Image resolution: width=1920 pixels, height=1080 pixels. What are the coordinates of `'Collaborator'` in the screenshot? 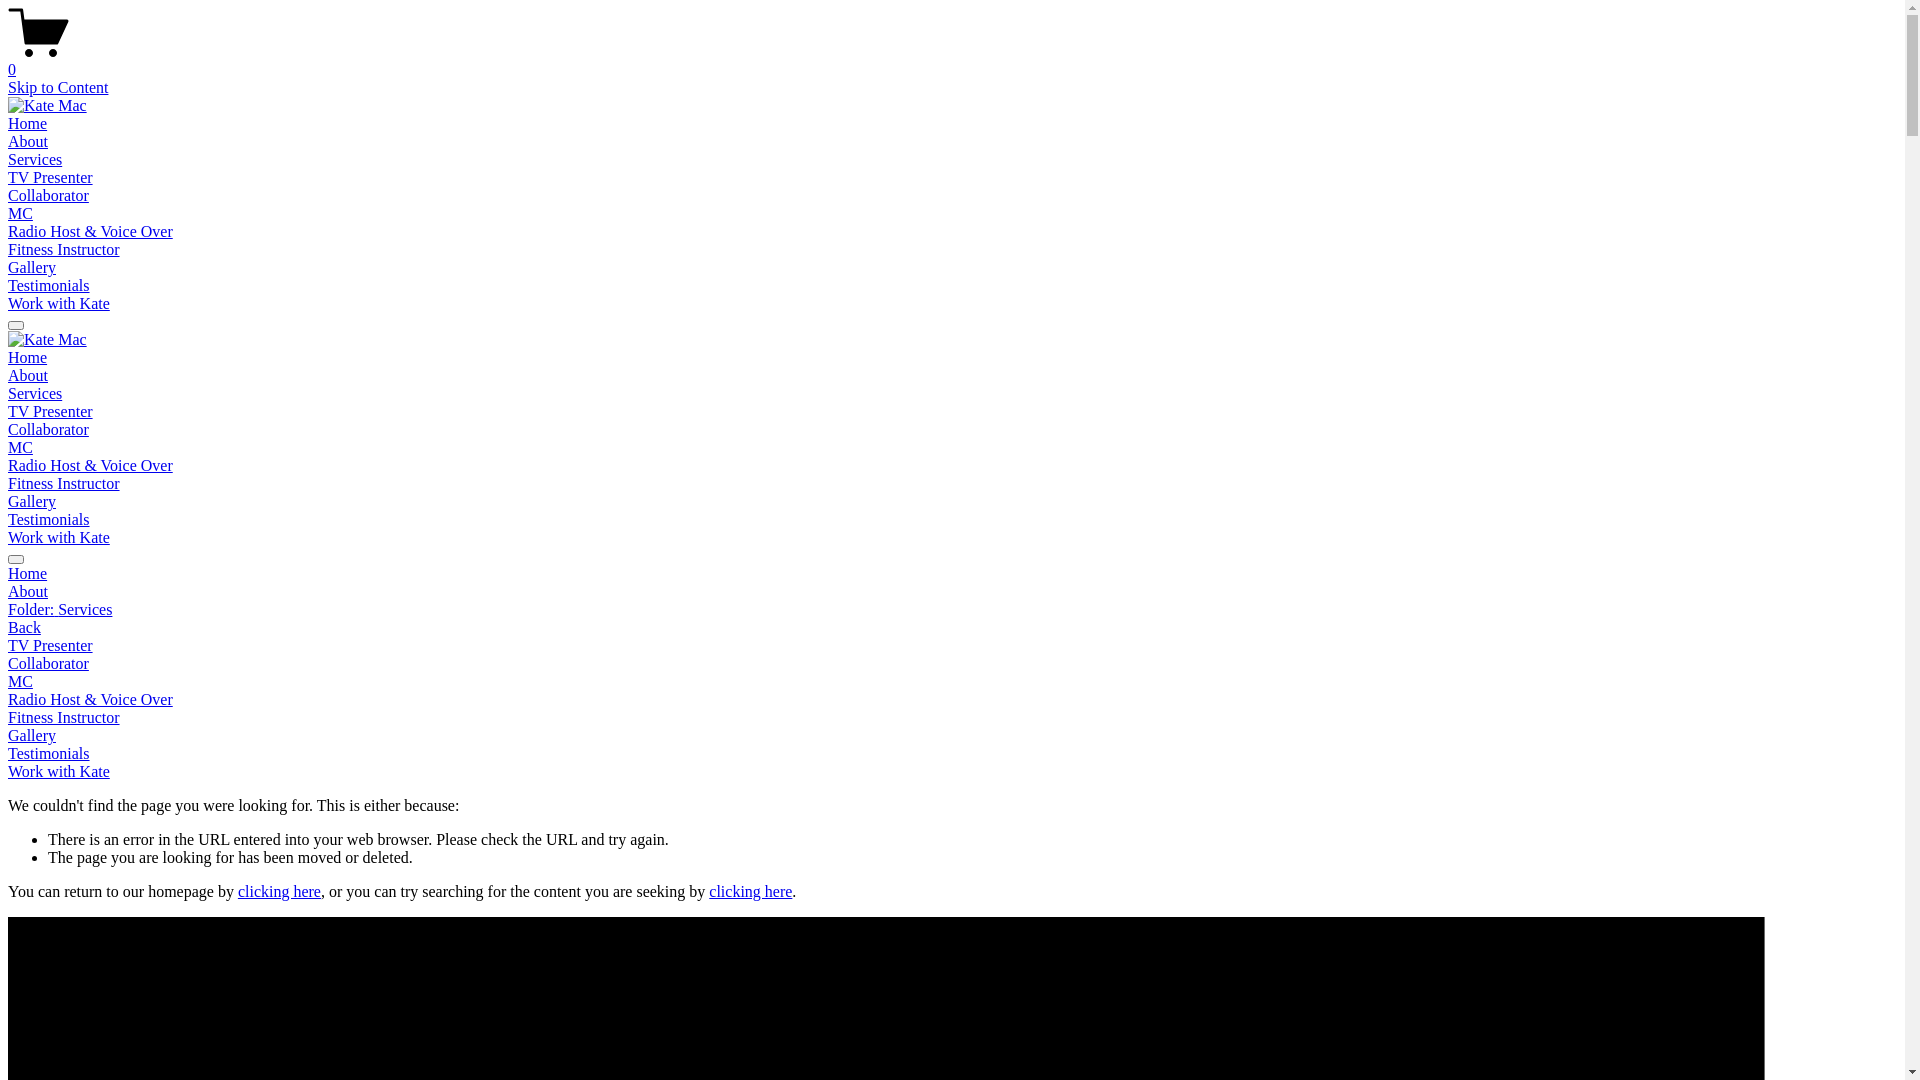 It's located at (8, 663).